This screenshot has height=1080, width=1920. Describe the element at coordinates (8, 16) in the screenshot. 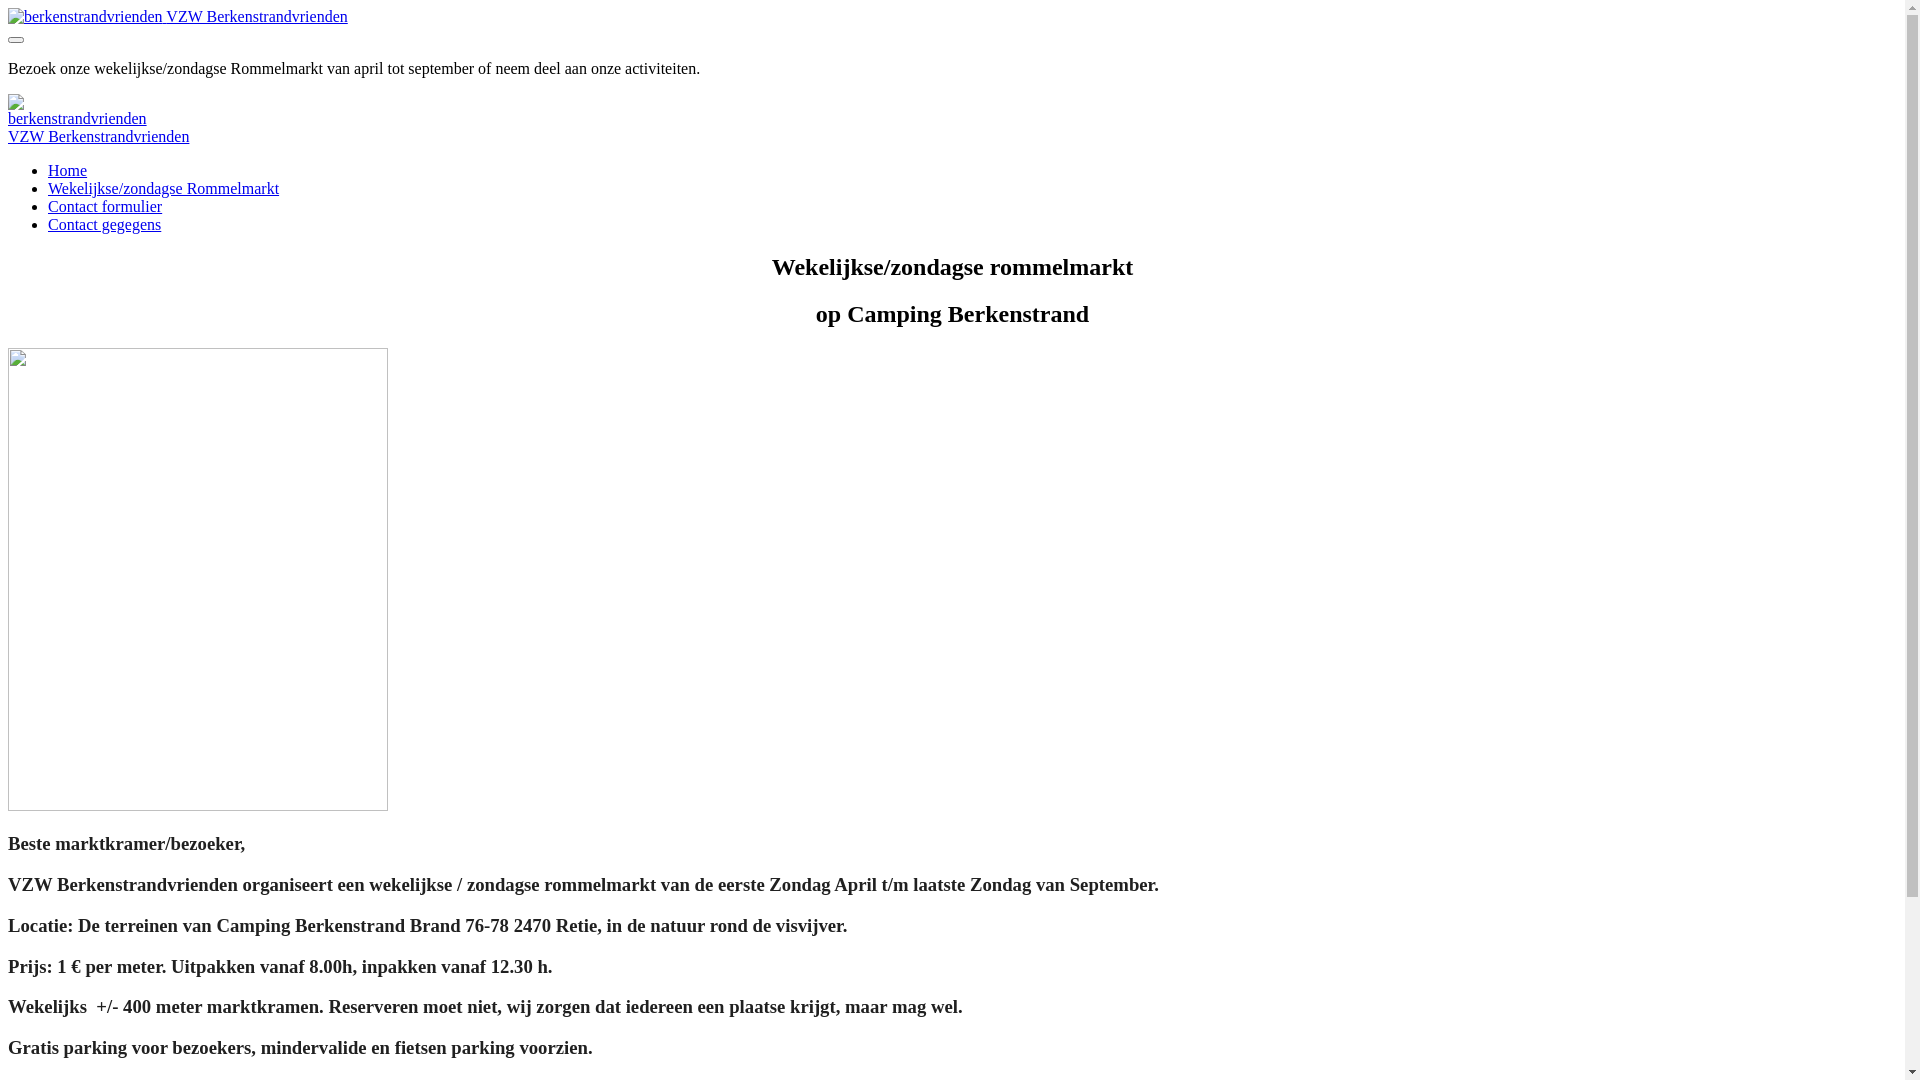

I see `'VZW Berkenstrandvrienden'` at that location.